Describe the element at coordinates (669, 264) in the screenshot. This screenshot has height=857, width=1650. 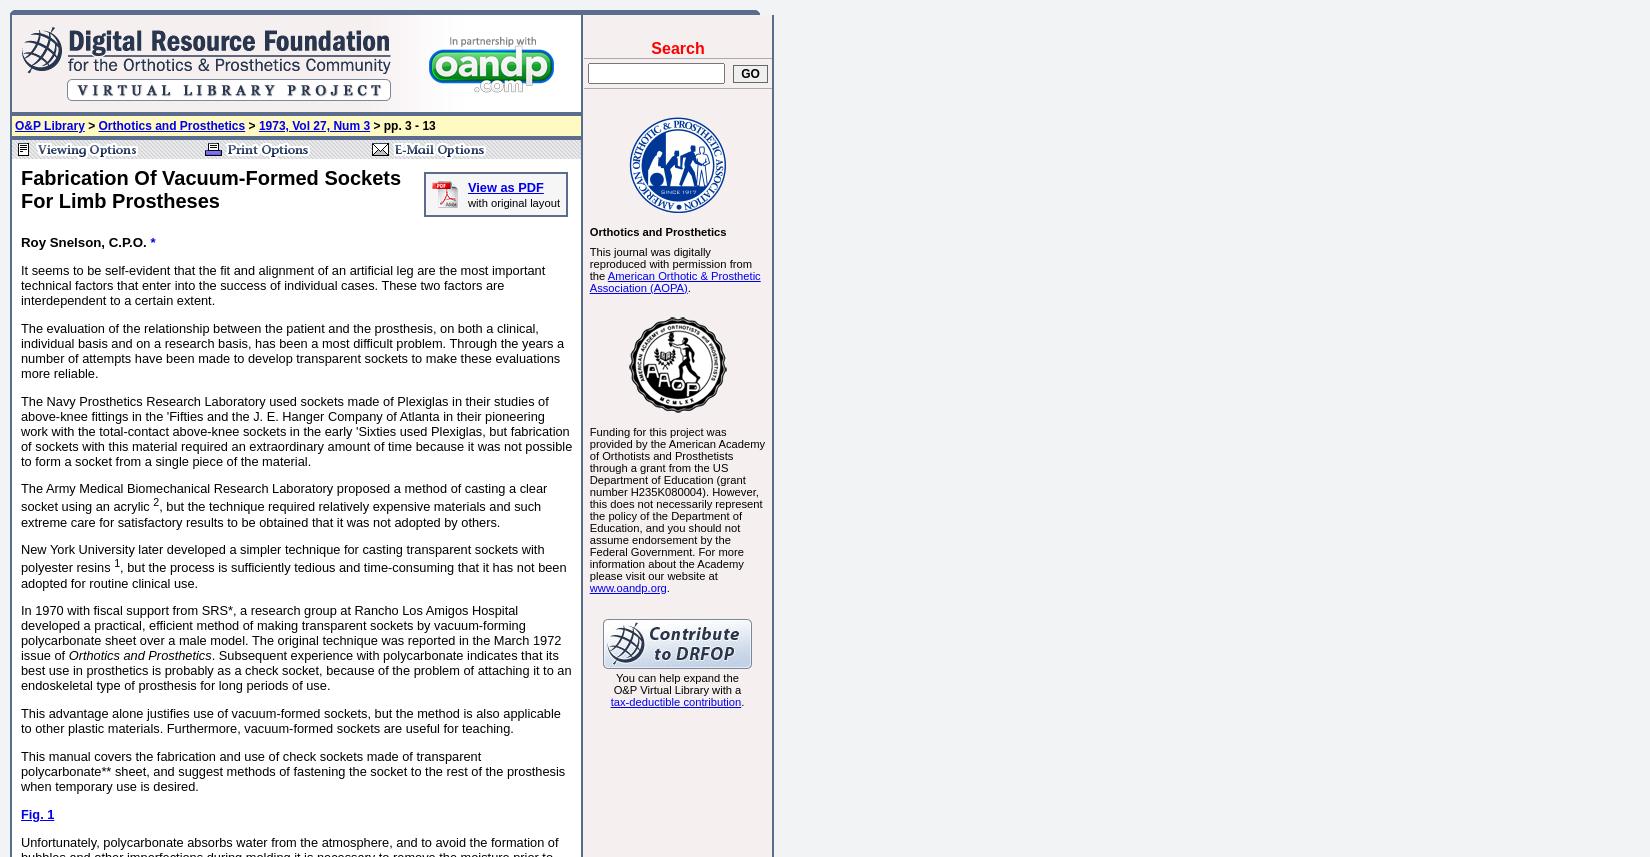
I see `'This journal was digitally reproduced with permission from the'` at that location.